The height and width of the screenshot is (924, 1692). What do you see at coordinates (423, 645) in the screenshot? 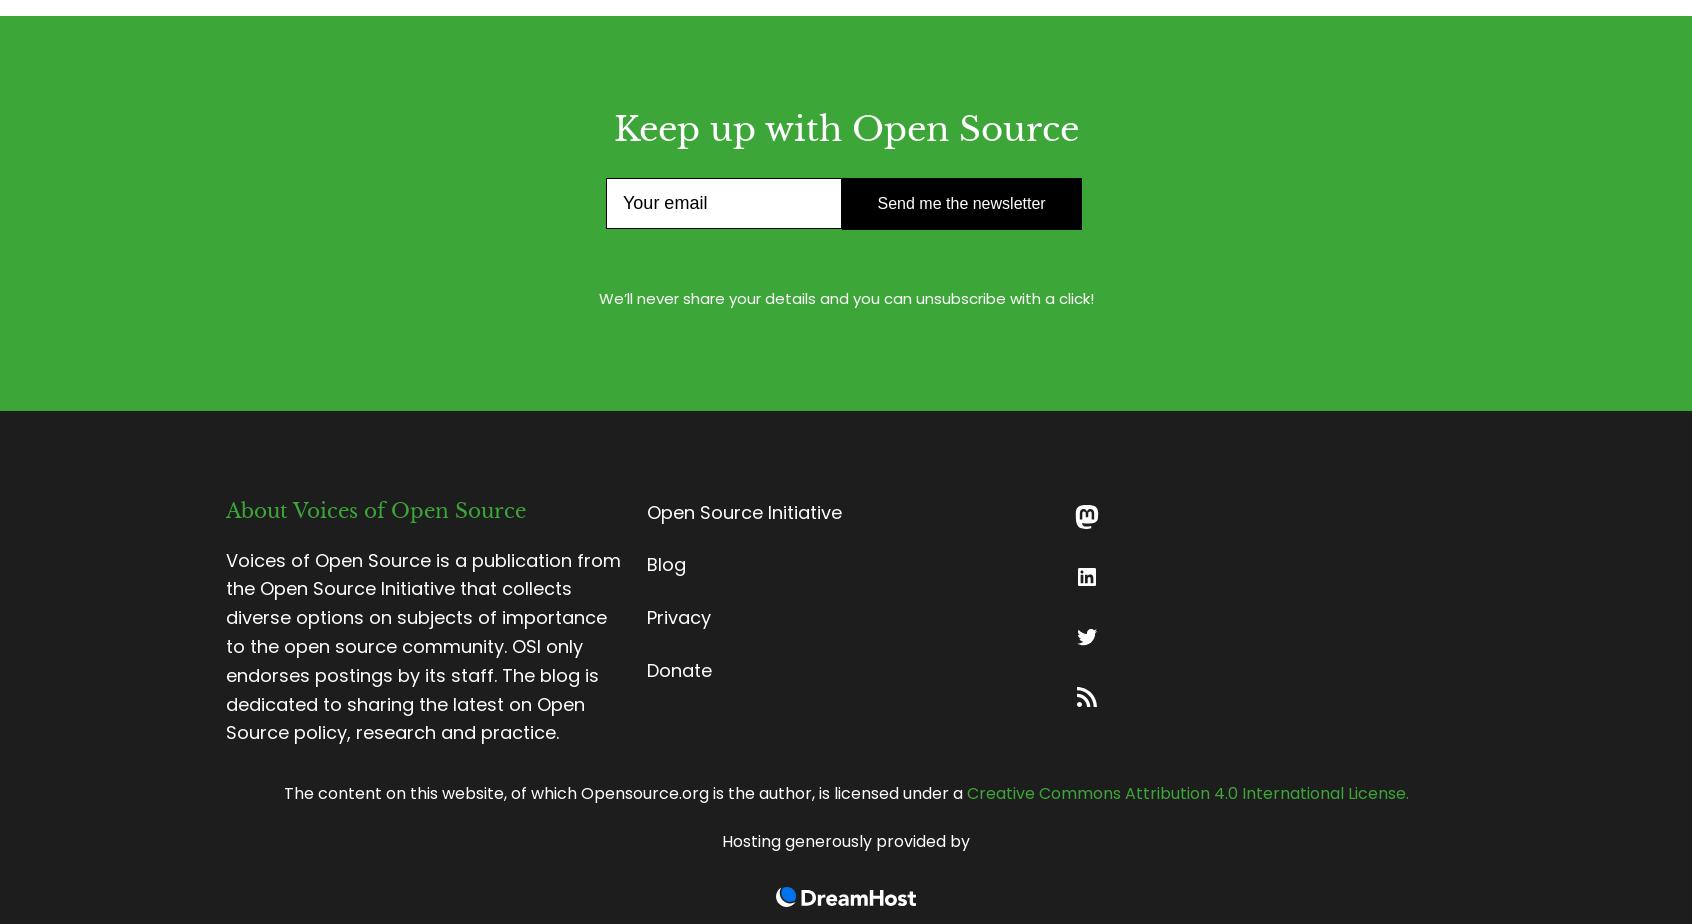
I see `'Voices of Open Source is a publication from the Open Source Initiative that collects diverse options on subjects of importance to the open source community. OSI only endorses postings by its staff. The blog is dedicated to sharing the latest on Open Source policy, research and practice.'` at bounding box center [423, 645].